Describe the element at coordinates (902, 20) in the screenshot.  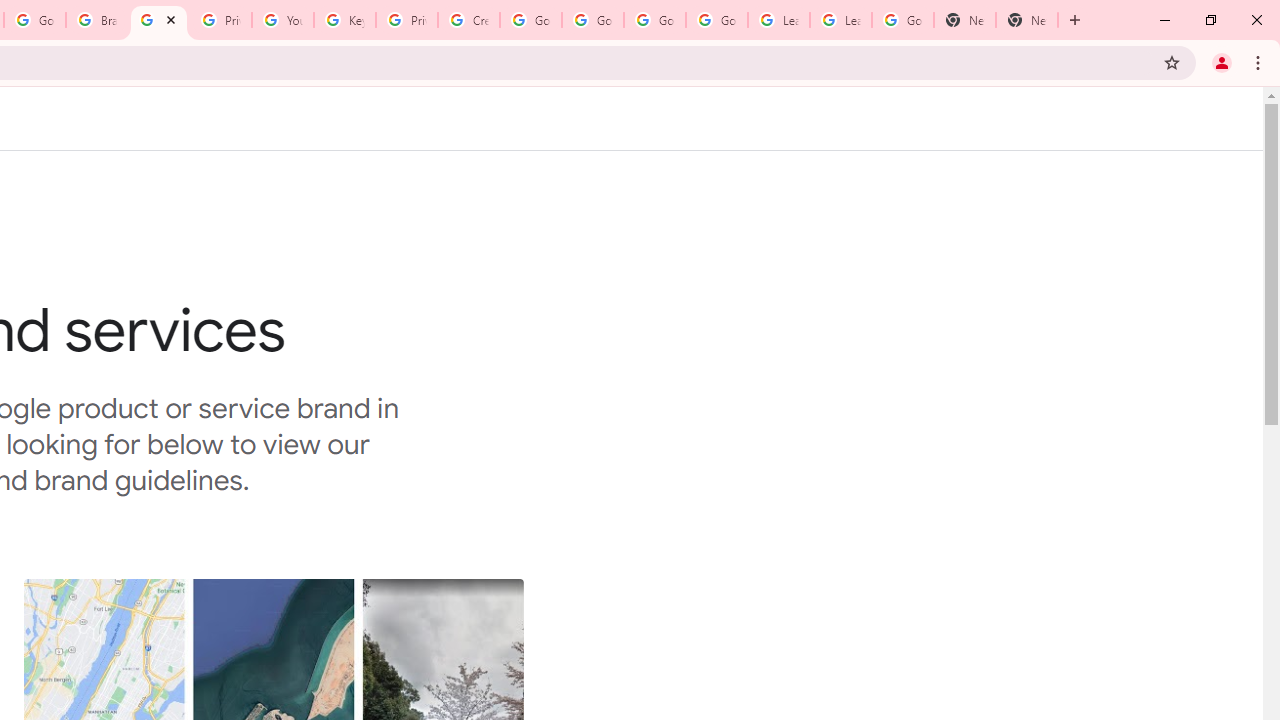
I see `'Google Account'` at that location.